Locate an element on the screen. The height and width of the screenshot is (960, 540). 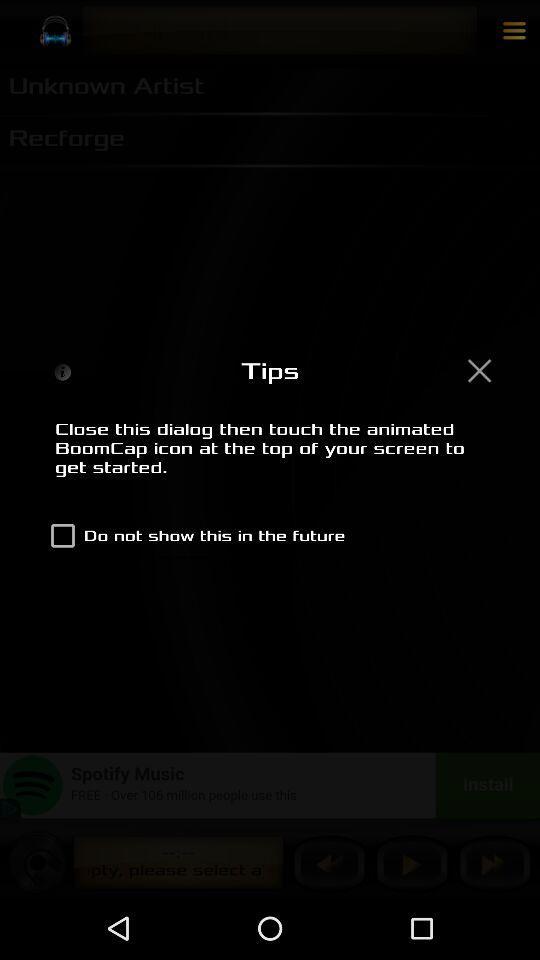
the close this dialog is located at coordinates (270, 459).